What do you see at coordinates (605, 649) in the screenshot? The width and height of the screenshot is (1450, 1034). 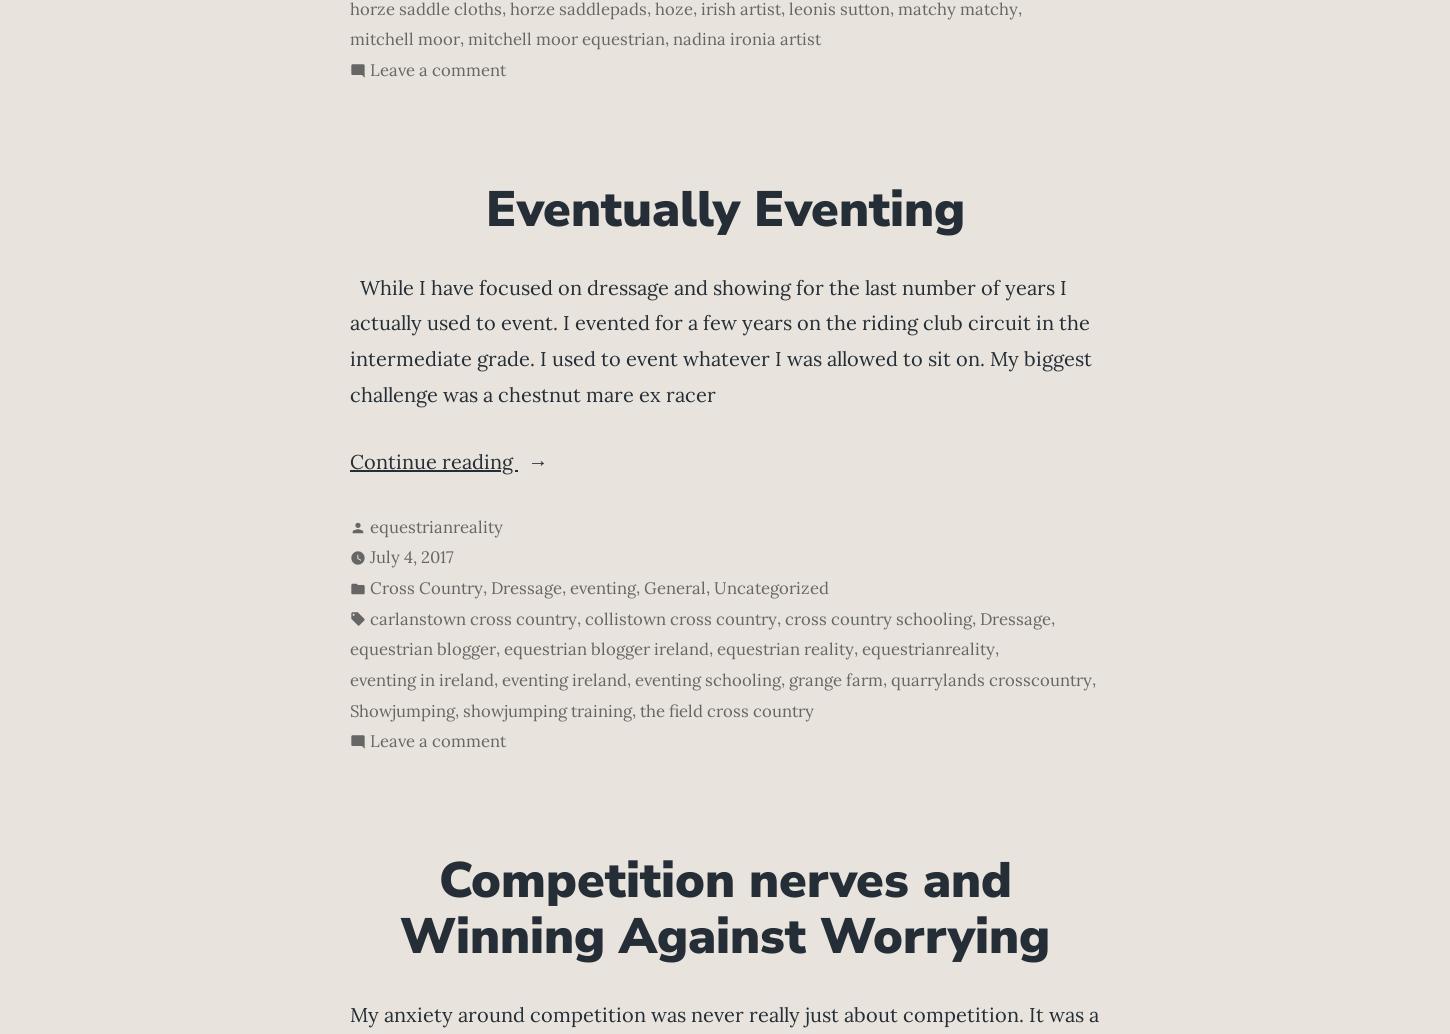 I see `'equestrian blogger ireland'` at bounding box center [605, 649].